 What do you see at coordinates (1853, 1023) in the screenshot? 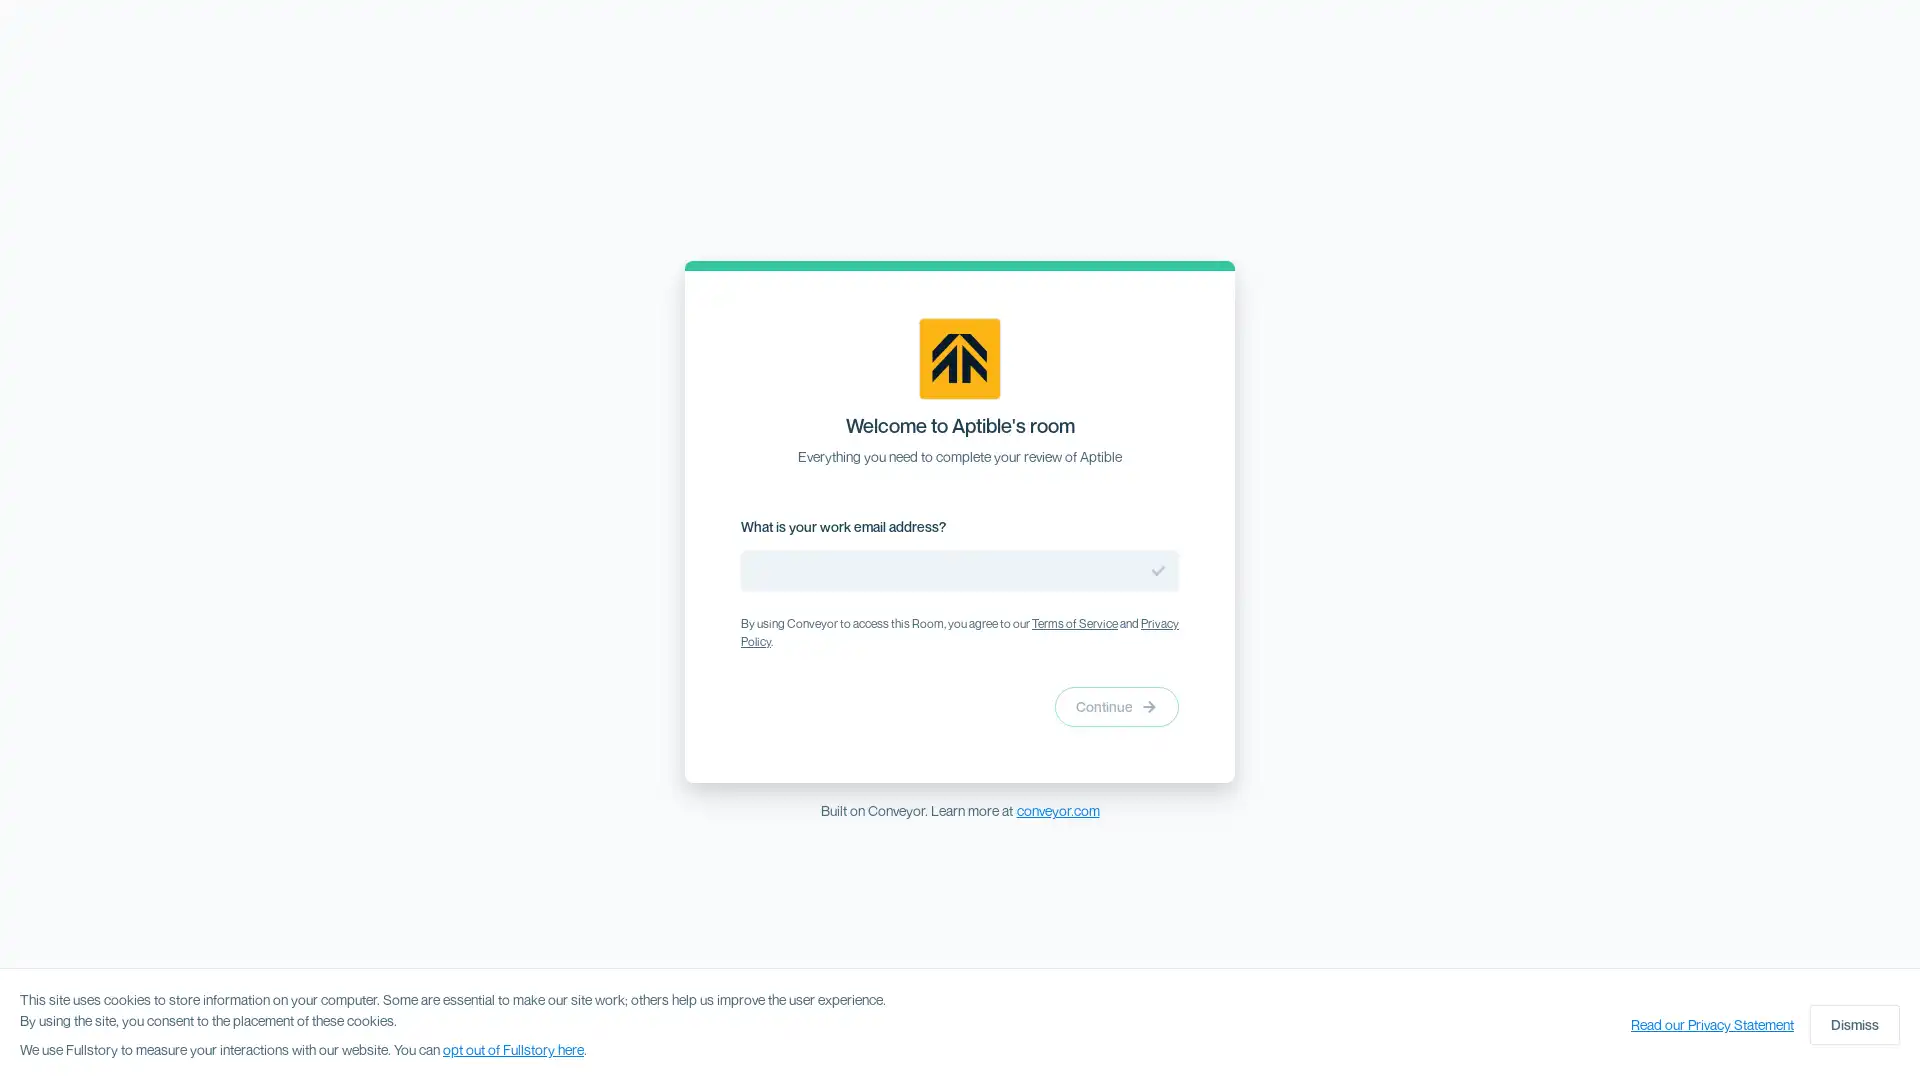
I see `Dismiss` at bounding box center [1853, 1023].